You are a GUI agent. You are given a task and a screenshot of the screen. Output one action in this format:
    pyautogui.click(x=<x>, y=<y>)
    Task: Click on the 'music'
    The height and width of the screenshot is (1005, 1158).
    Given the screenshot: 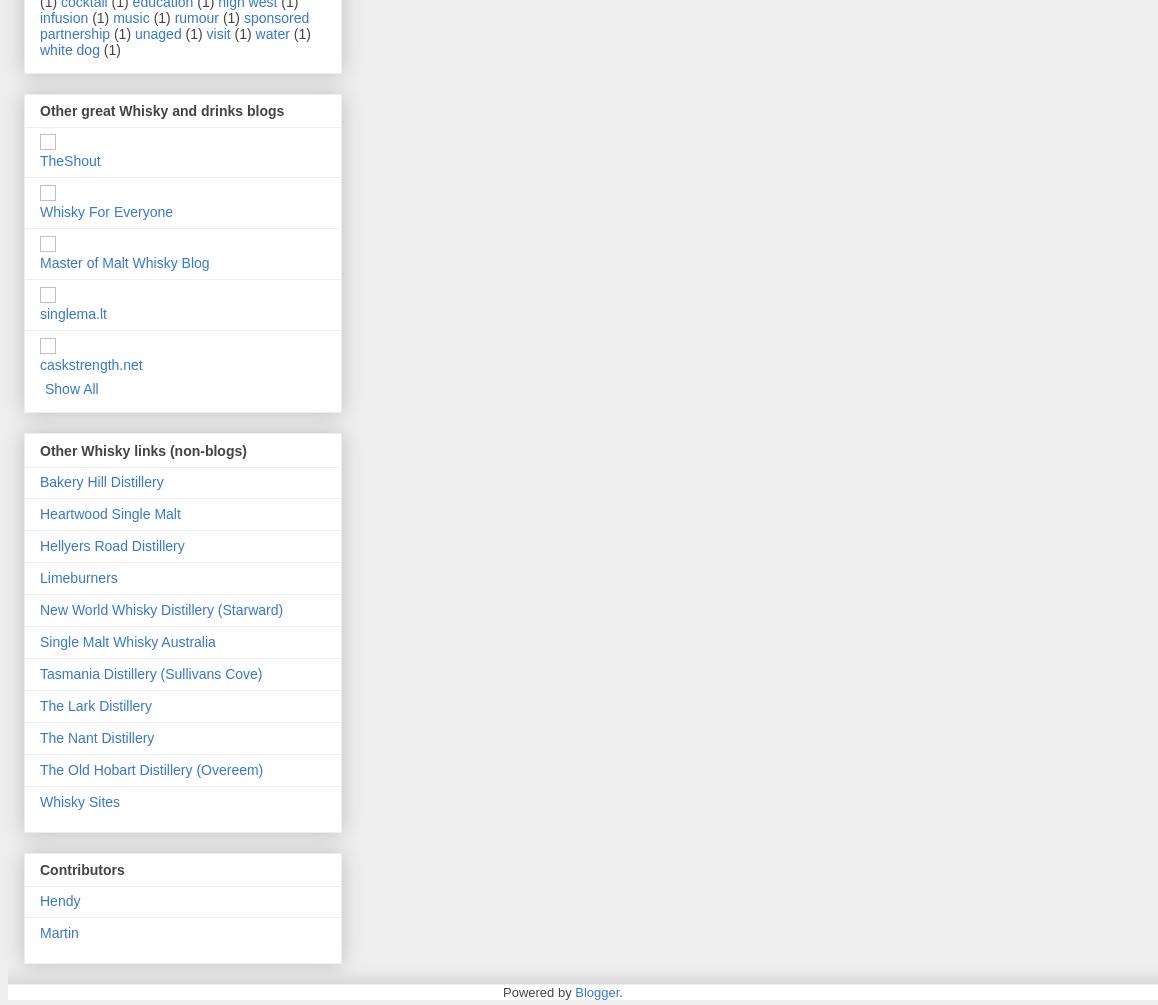 What is the action you would take?
    pyautogui.click(x=113, y=17)
    